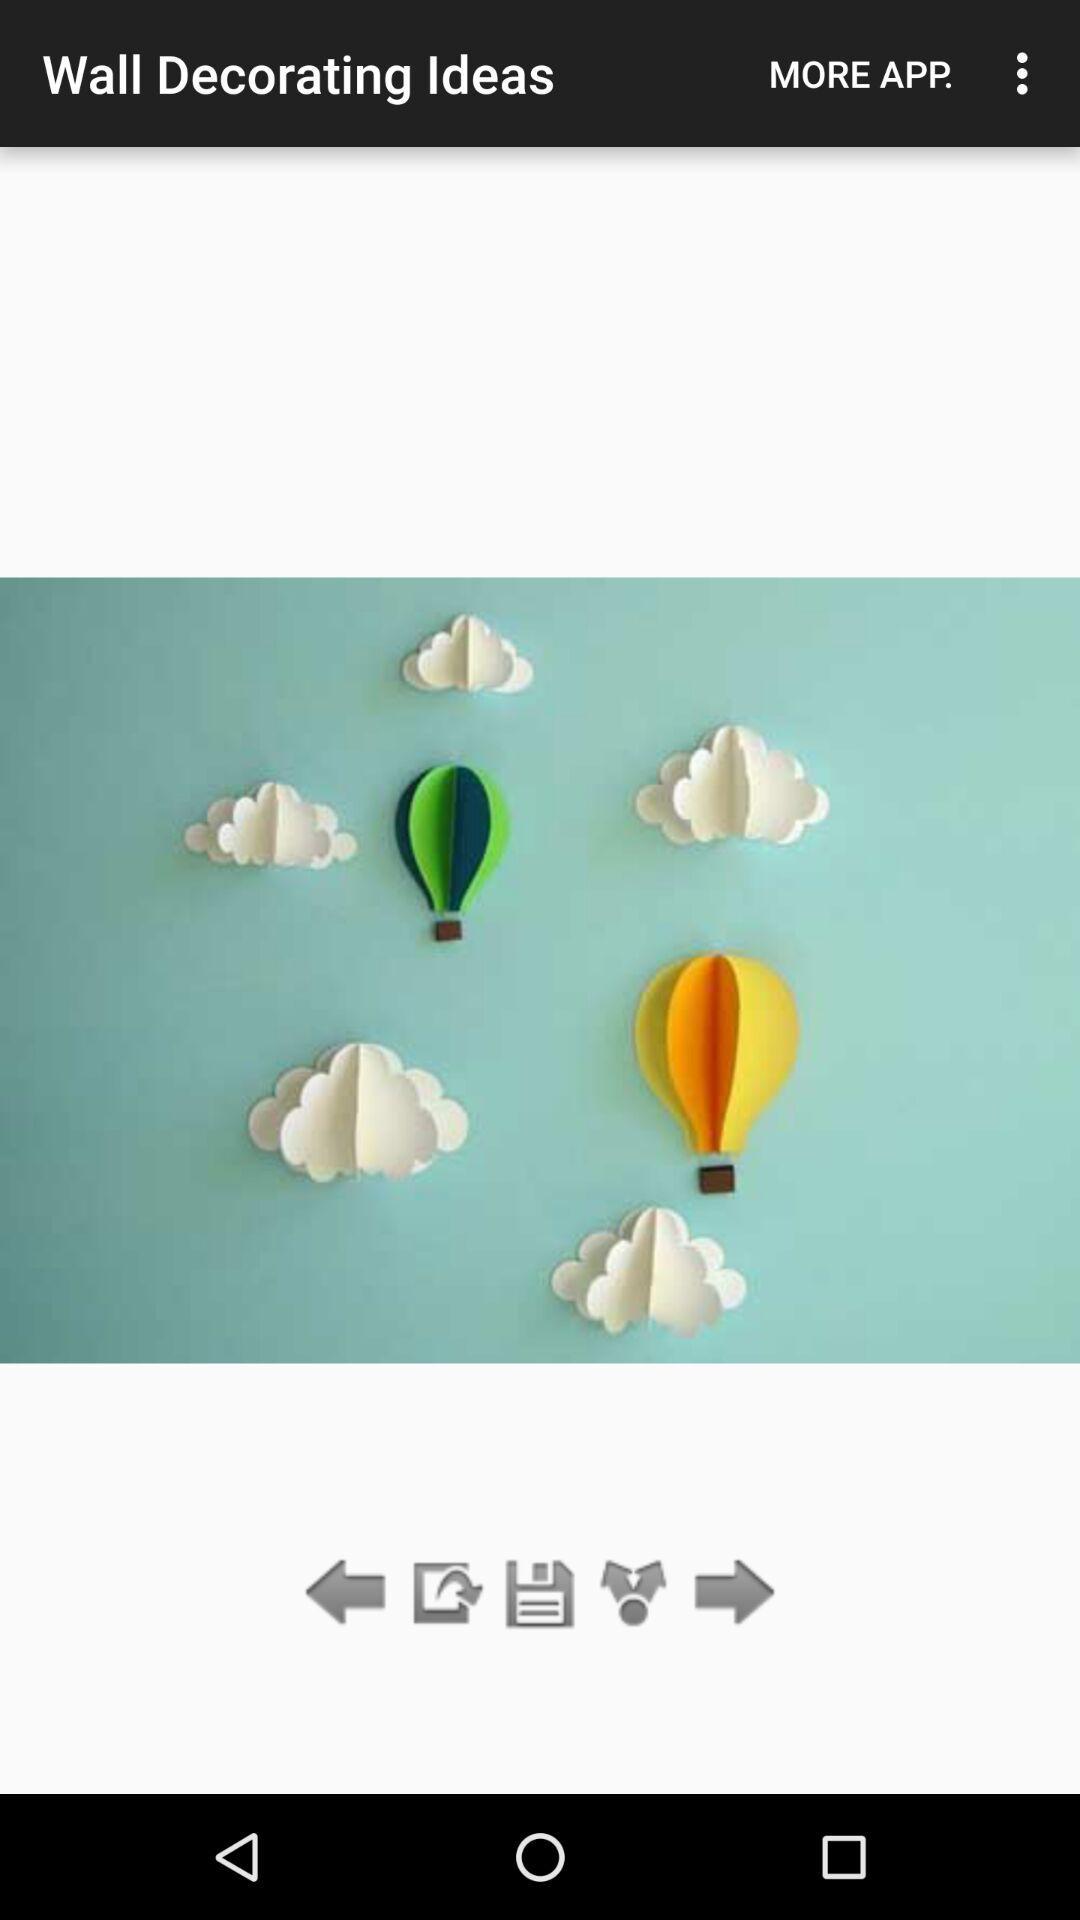  I want to click on the more app., so click(860, 73).